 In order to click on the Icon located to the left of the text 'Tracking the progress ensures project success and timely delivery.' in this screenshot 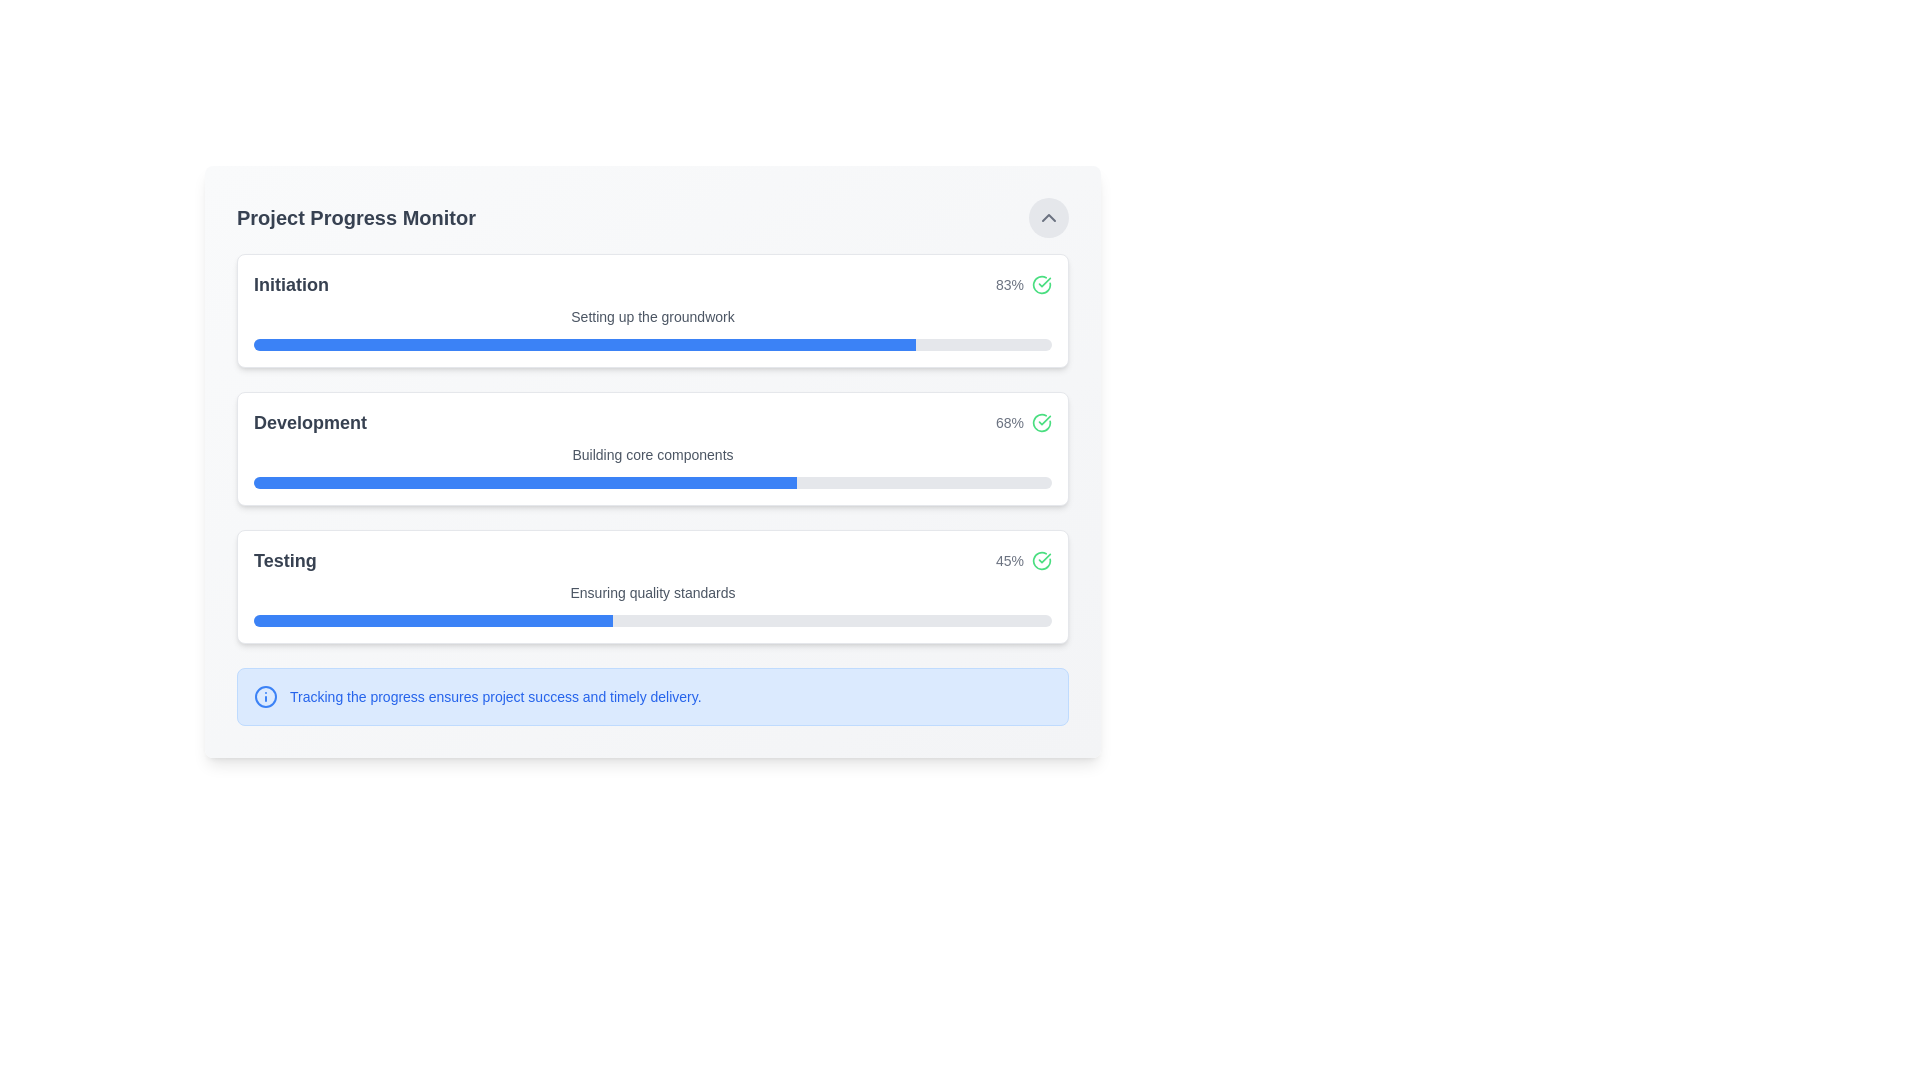, I will do `click(264, 696)`.